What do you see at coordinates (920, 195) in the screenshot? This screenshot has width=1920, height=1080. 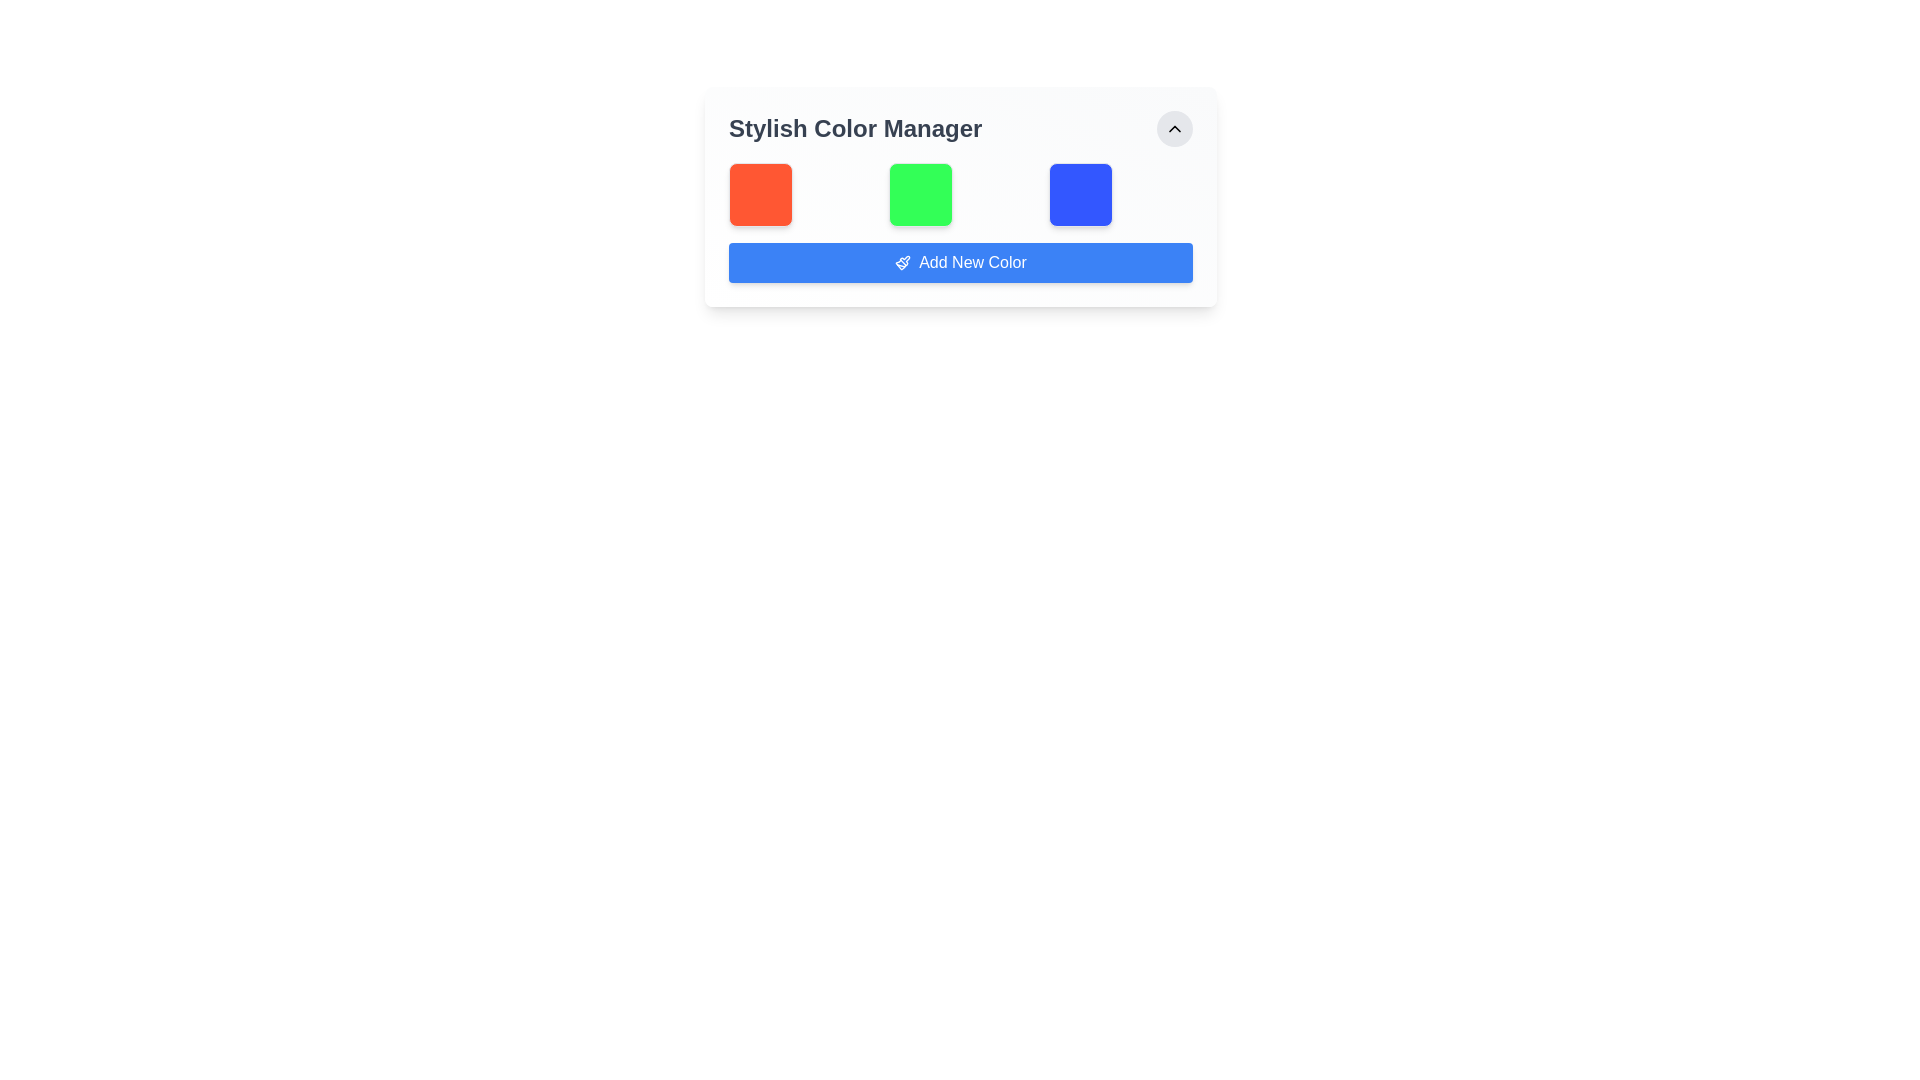 I see `the Colored Box that serves as a visual indicator or selectable option within the color selection interface, located beneath the title 'Stylish Color Manager' and above the 'Add New Color' button` at bounding box center [920, 195].